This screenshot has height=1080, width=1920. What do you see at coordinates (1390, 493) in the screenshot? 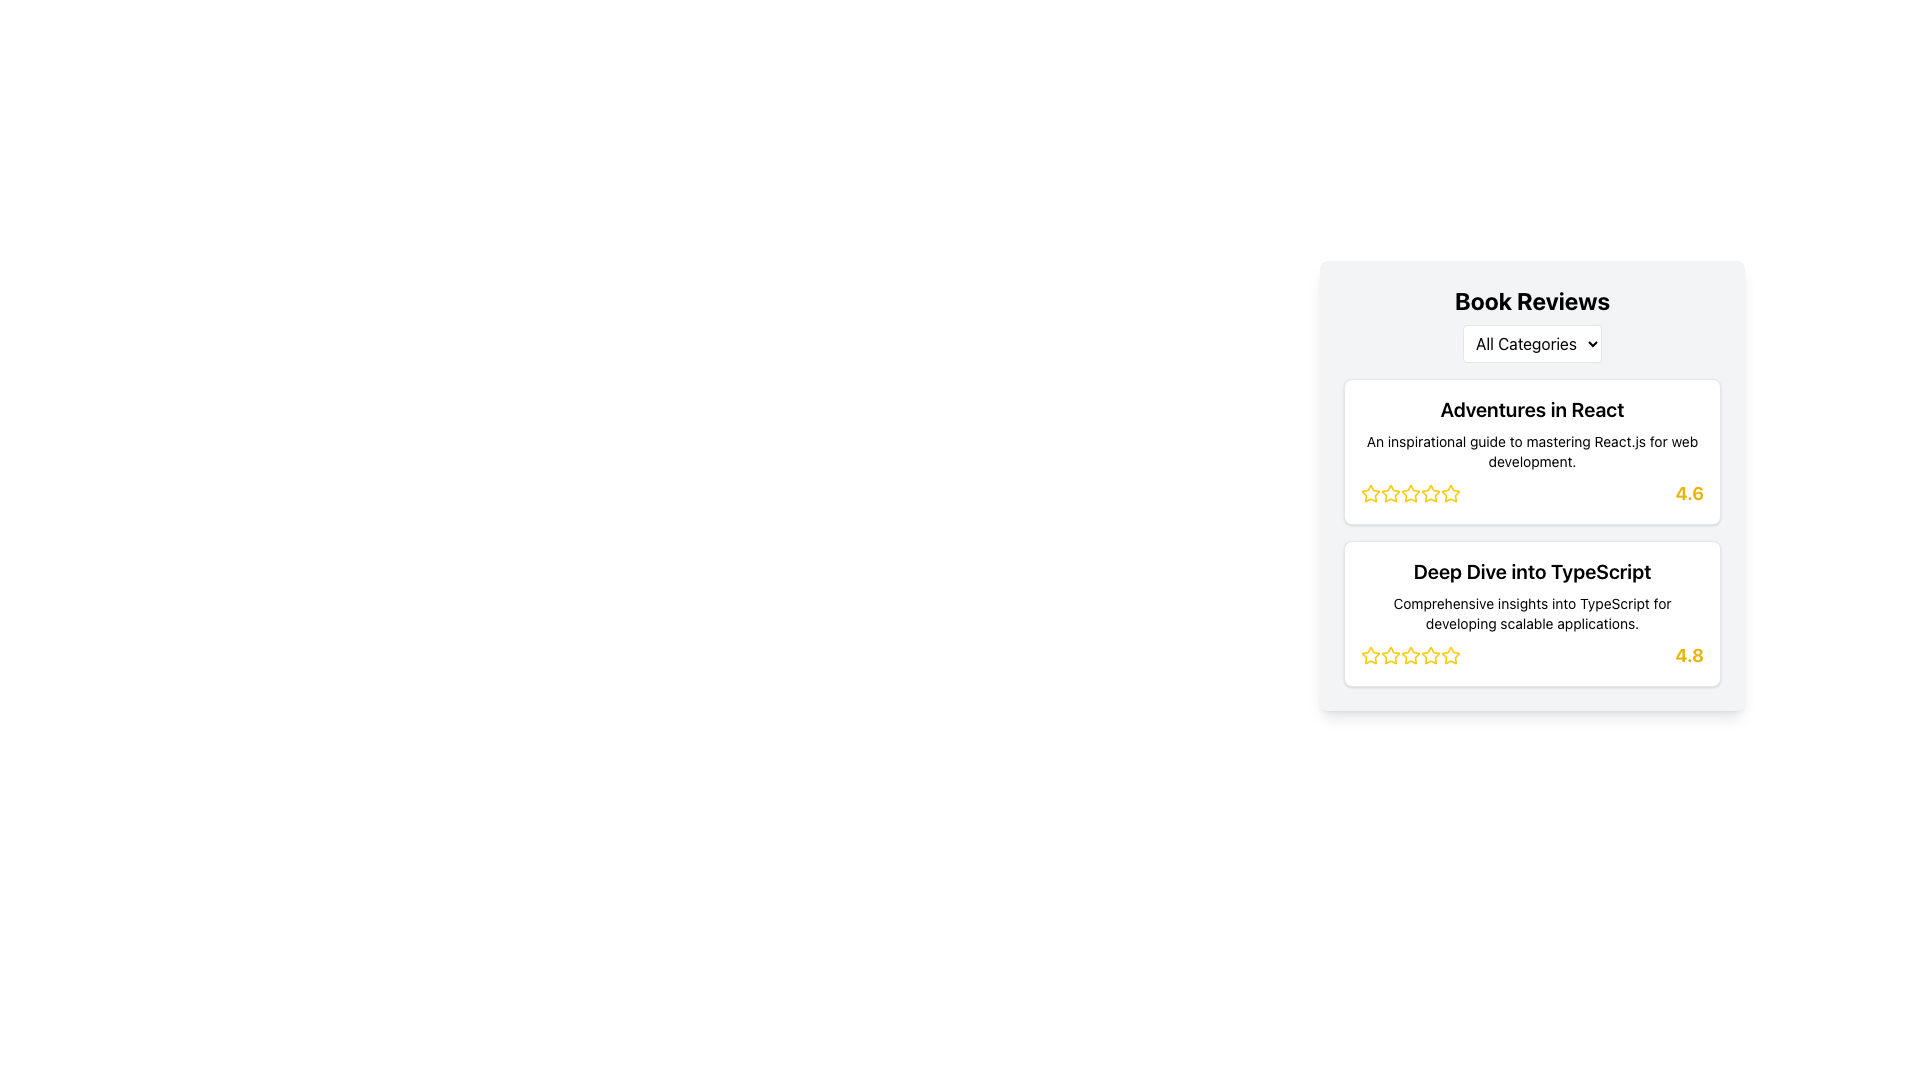
I see `the third yellow star icon in the horizontal row of five stars` at bounding box center [1390, 493].